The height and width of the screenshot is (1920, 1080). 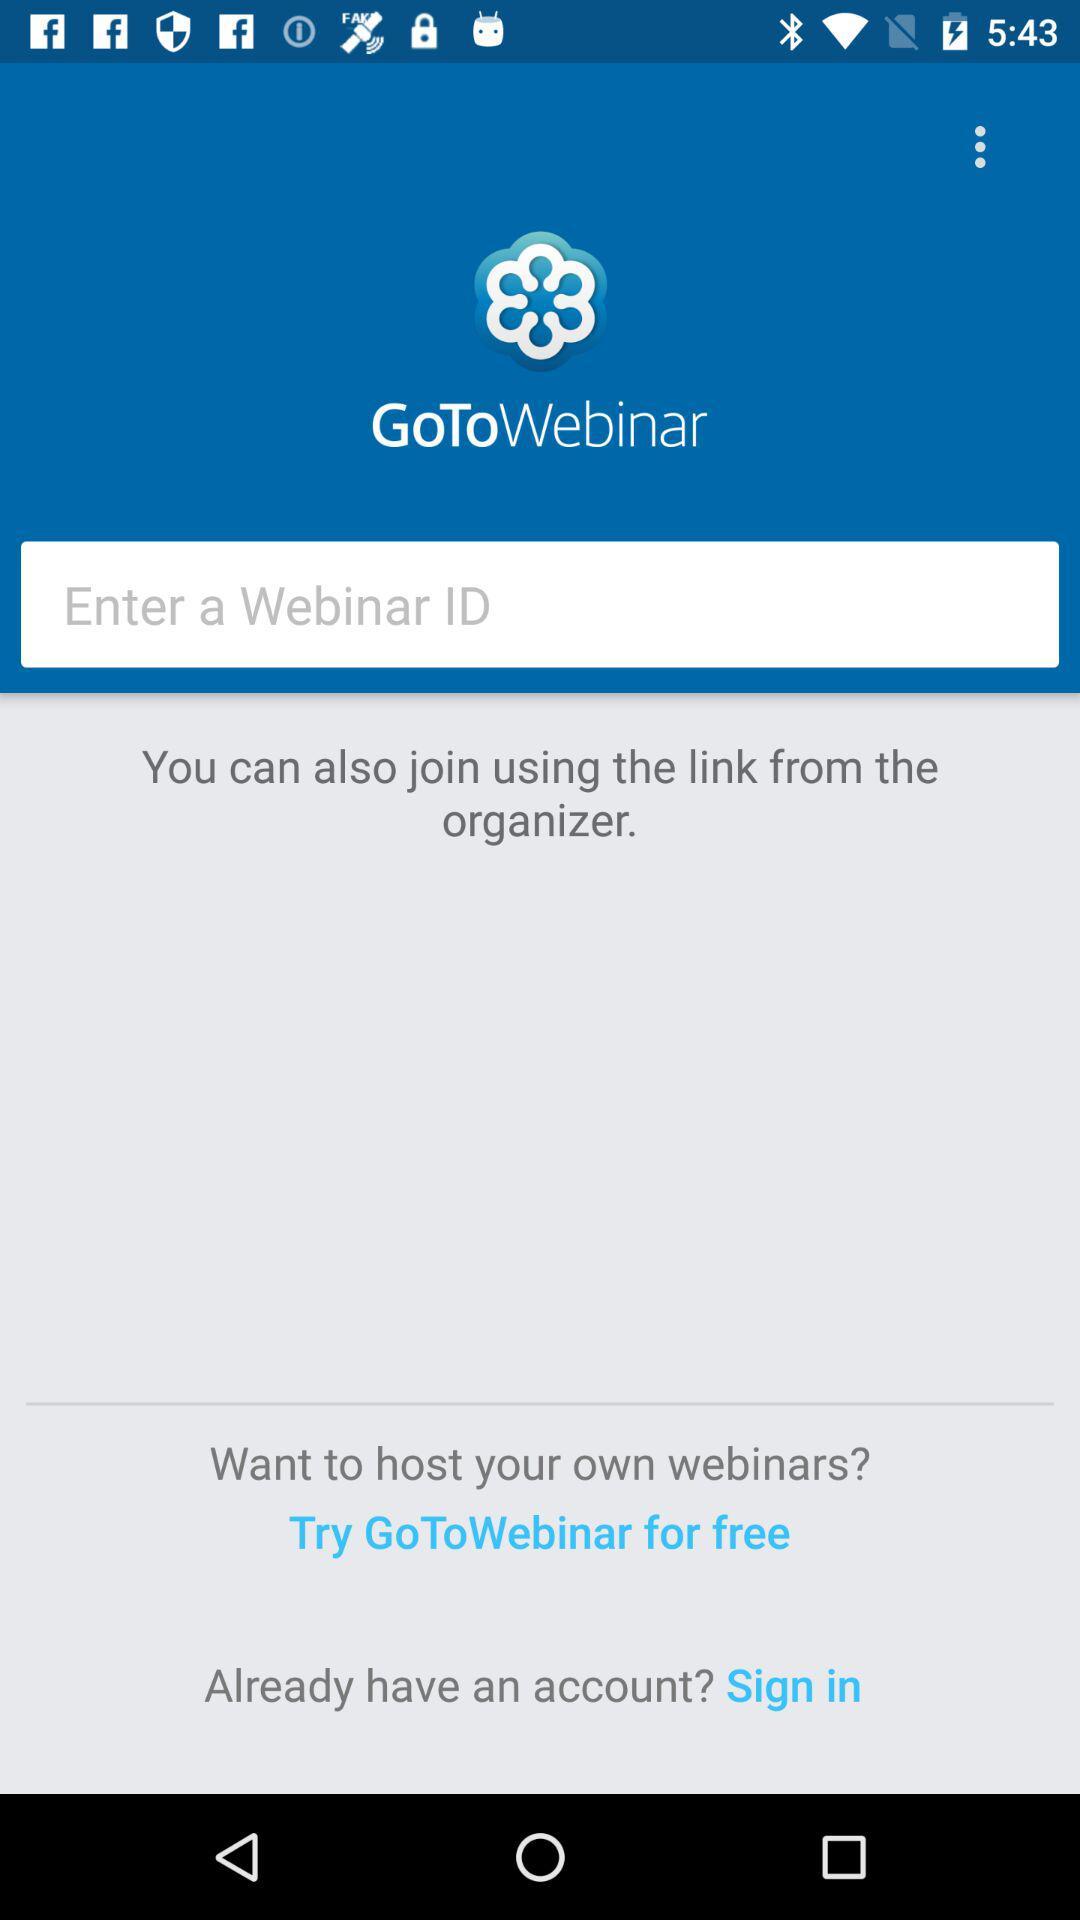 What do you see at coordinates (799, 1683) in the screenshot?
I see `item to the right of already have an` at bounding box center [799, 1683].